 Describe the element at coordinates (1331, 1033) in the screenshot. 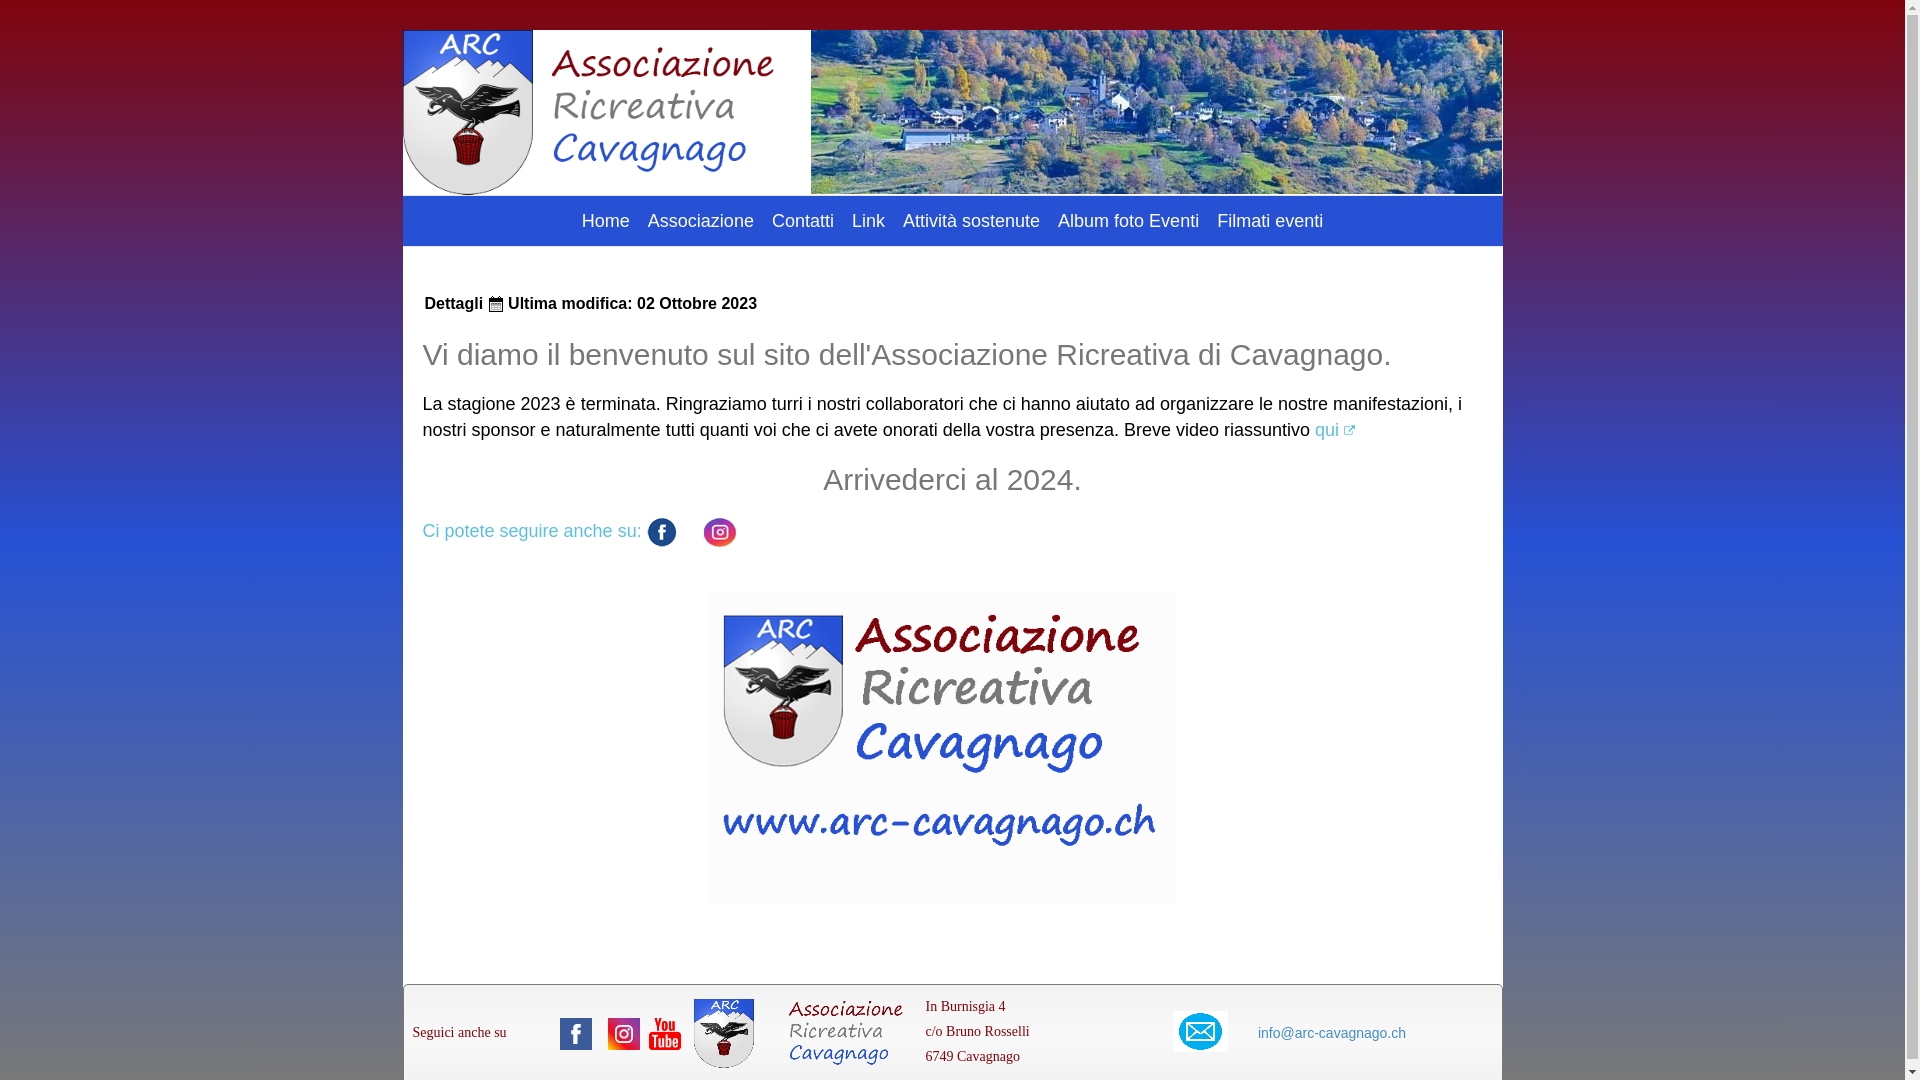

I see `'info@arc-cavagnago.ch'` at that location.